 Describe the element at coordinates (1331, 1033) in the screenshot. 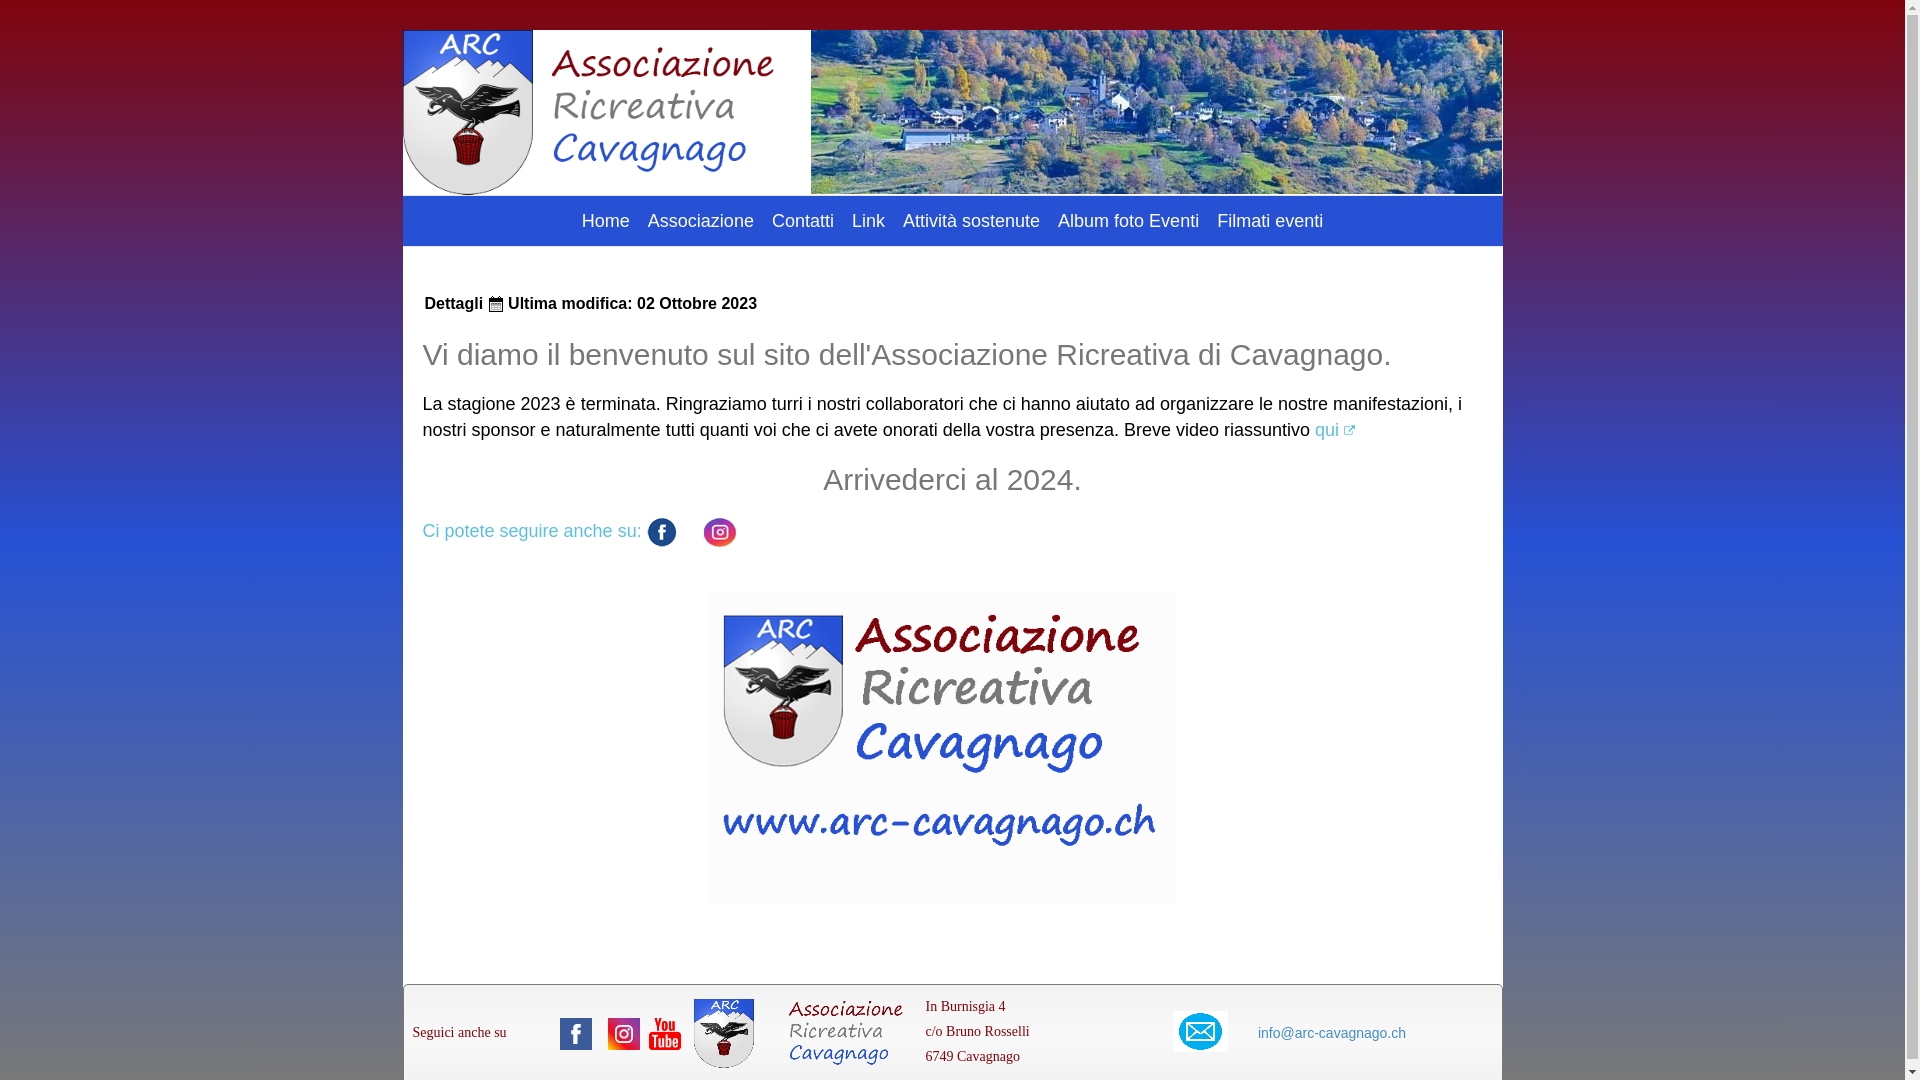

I see `'info@arc-cavagnago.ch'` at that location.